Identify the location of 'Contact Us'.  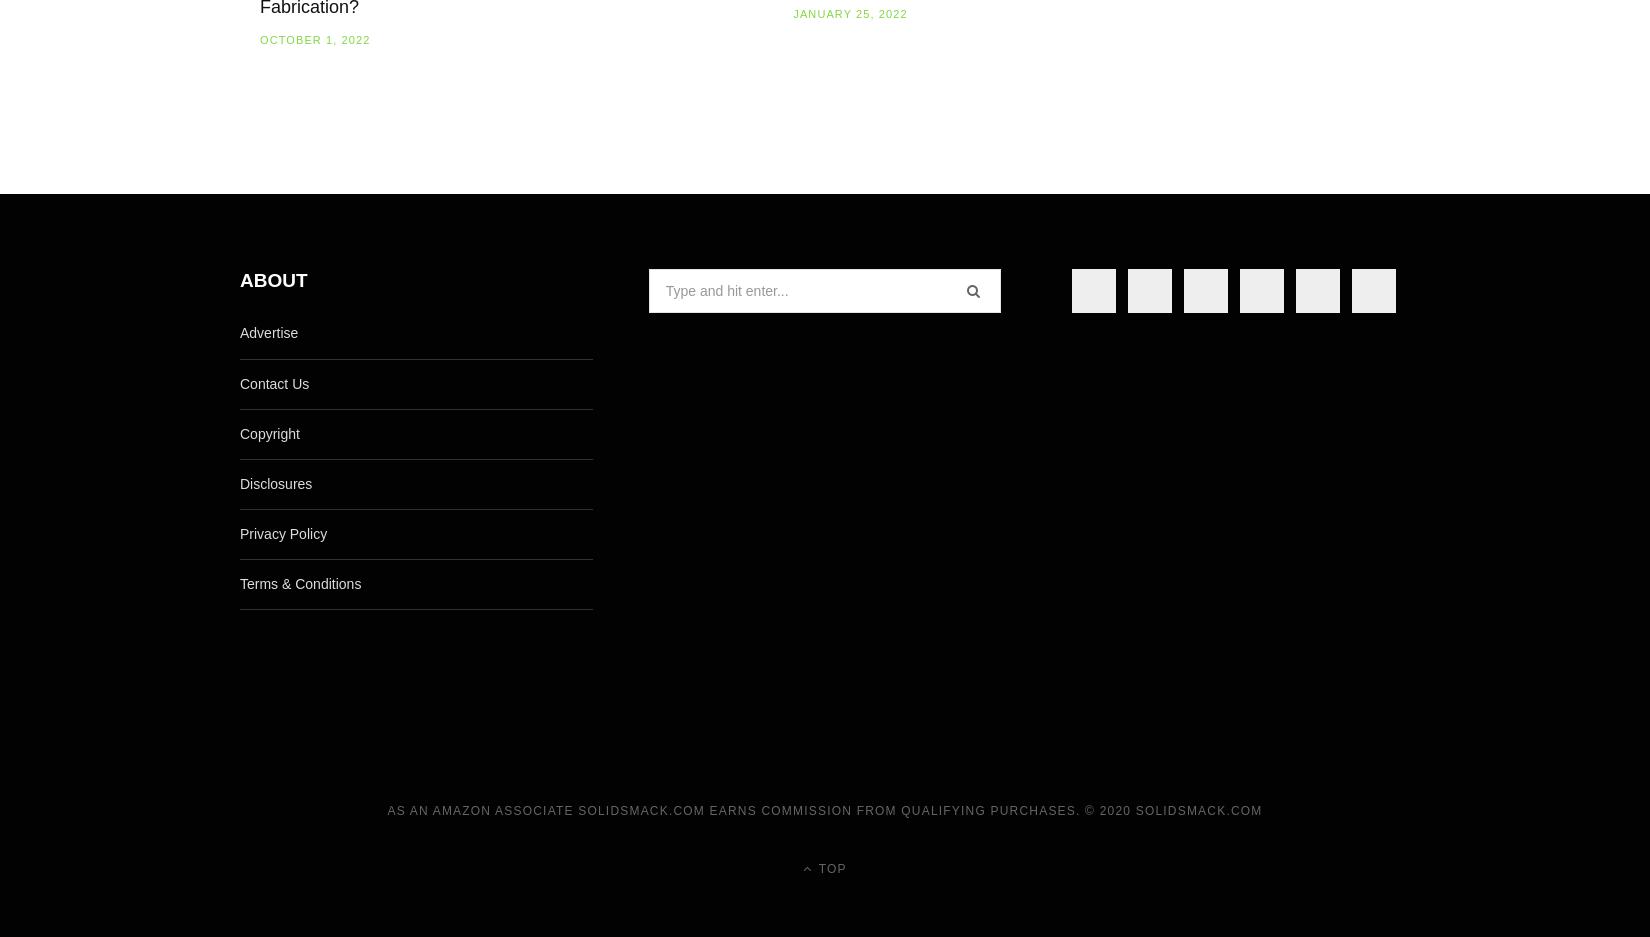
(274, 382).